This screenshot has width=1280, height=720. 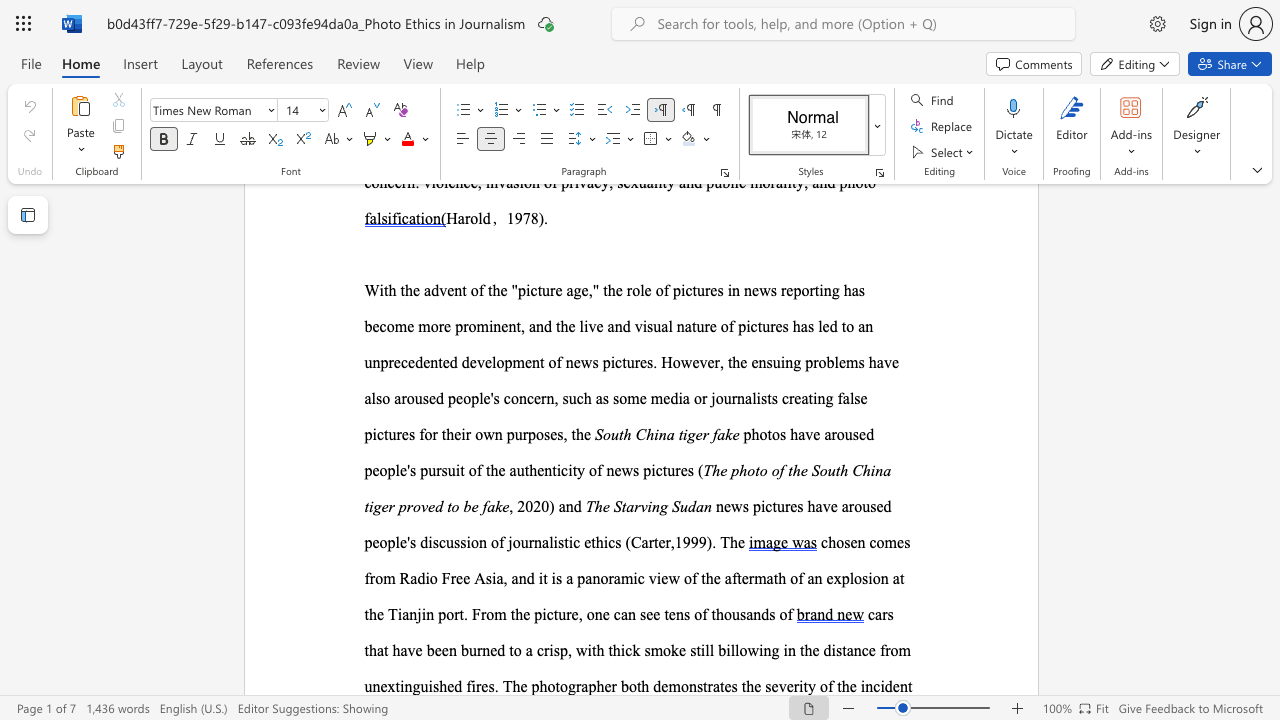 I want to click on the subset text "tes" within the text "demonstrates", so click(x=720, y=685).